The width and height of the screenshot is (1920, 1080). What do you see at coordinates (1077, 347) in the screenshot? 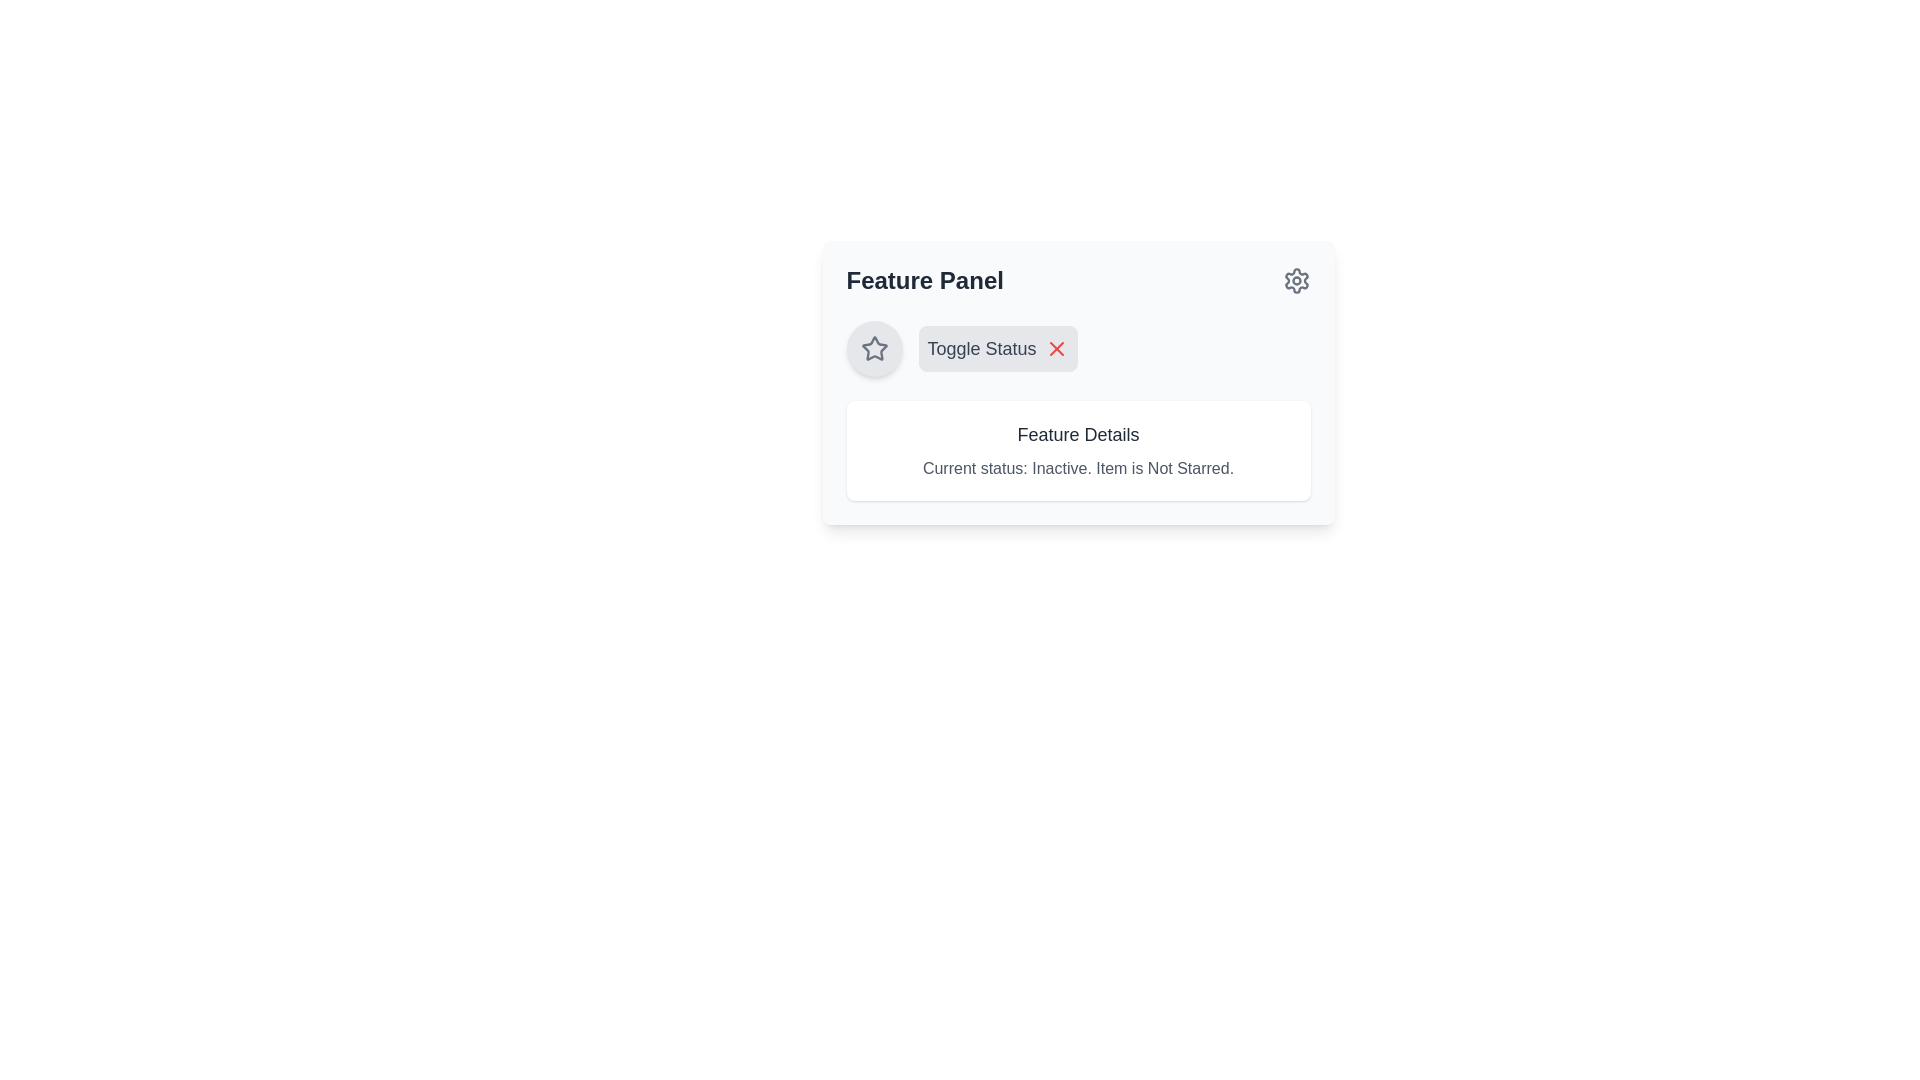
I see `the 'Toggle Status' interactive button located within the 'Feature Panel', which has a star icon on the left and a small red 'X' icon on the right` at bounding box center [1077, 347].